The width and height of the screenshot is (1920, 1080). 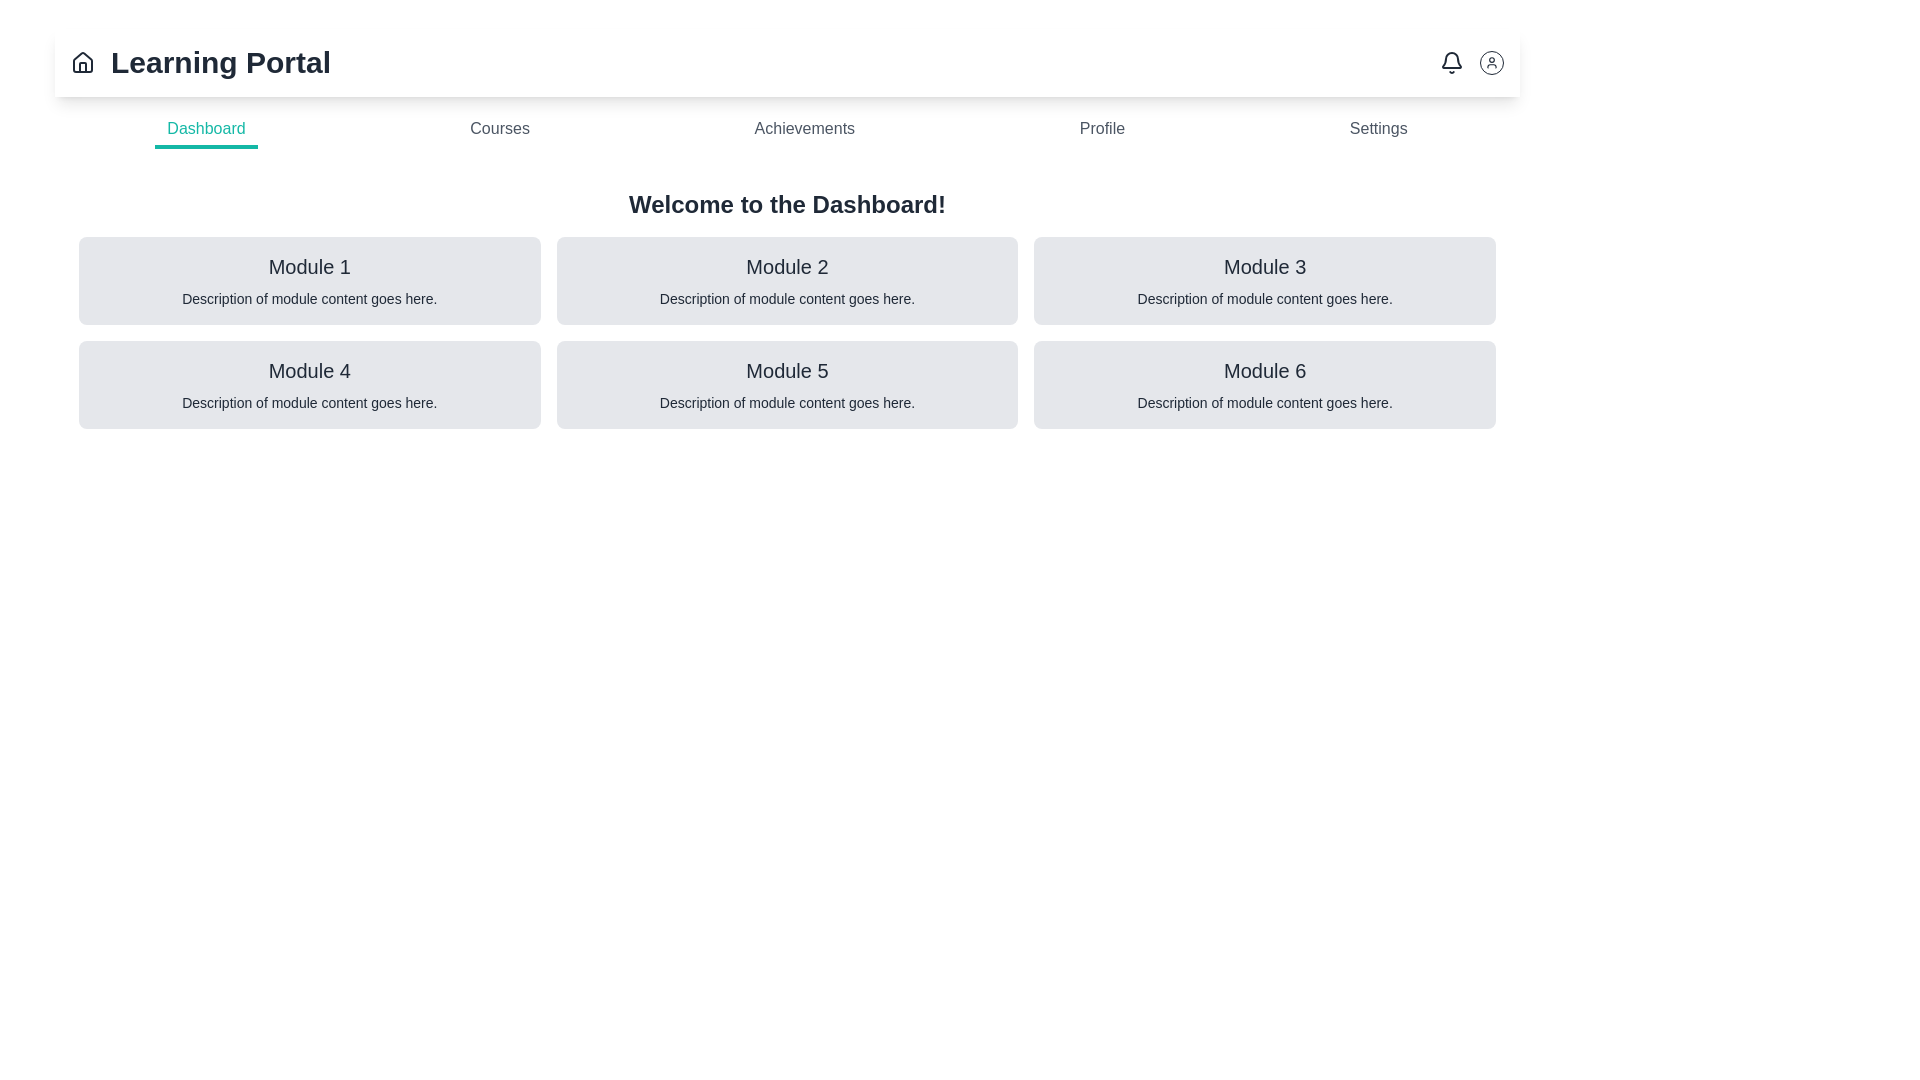 What do you see at coordinates (786, 131) in the screenshot?
I see `the Horizontal Navigation Bar` at bounding box center [786, 131].